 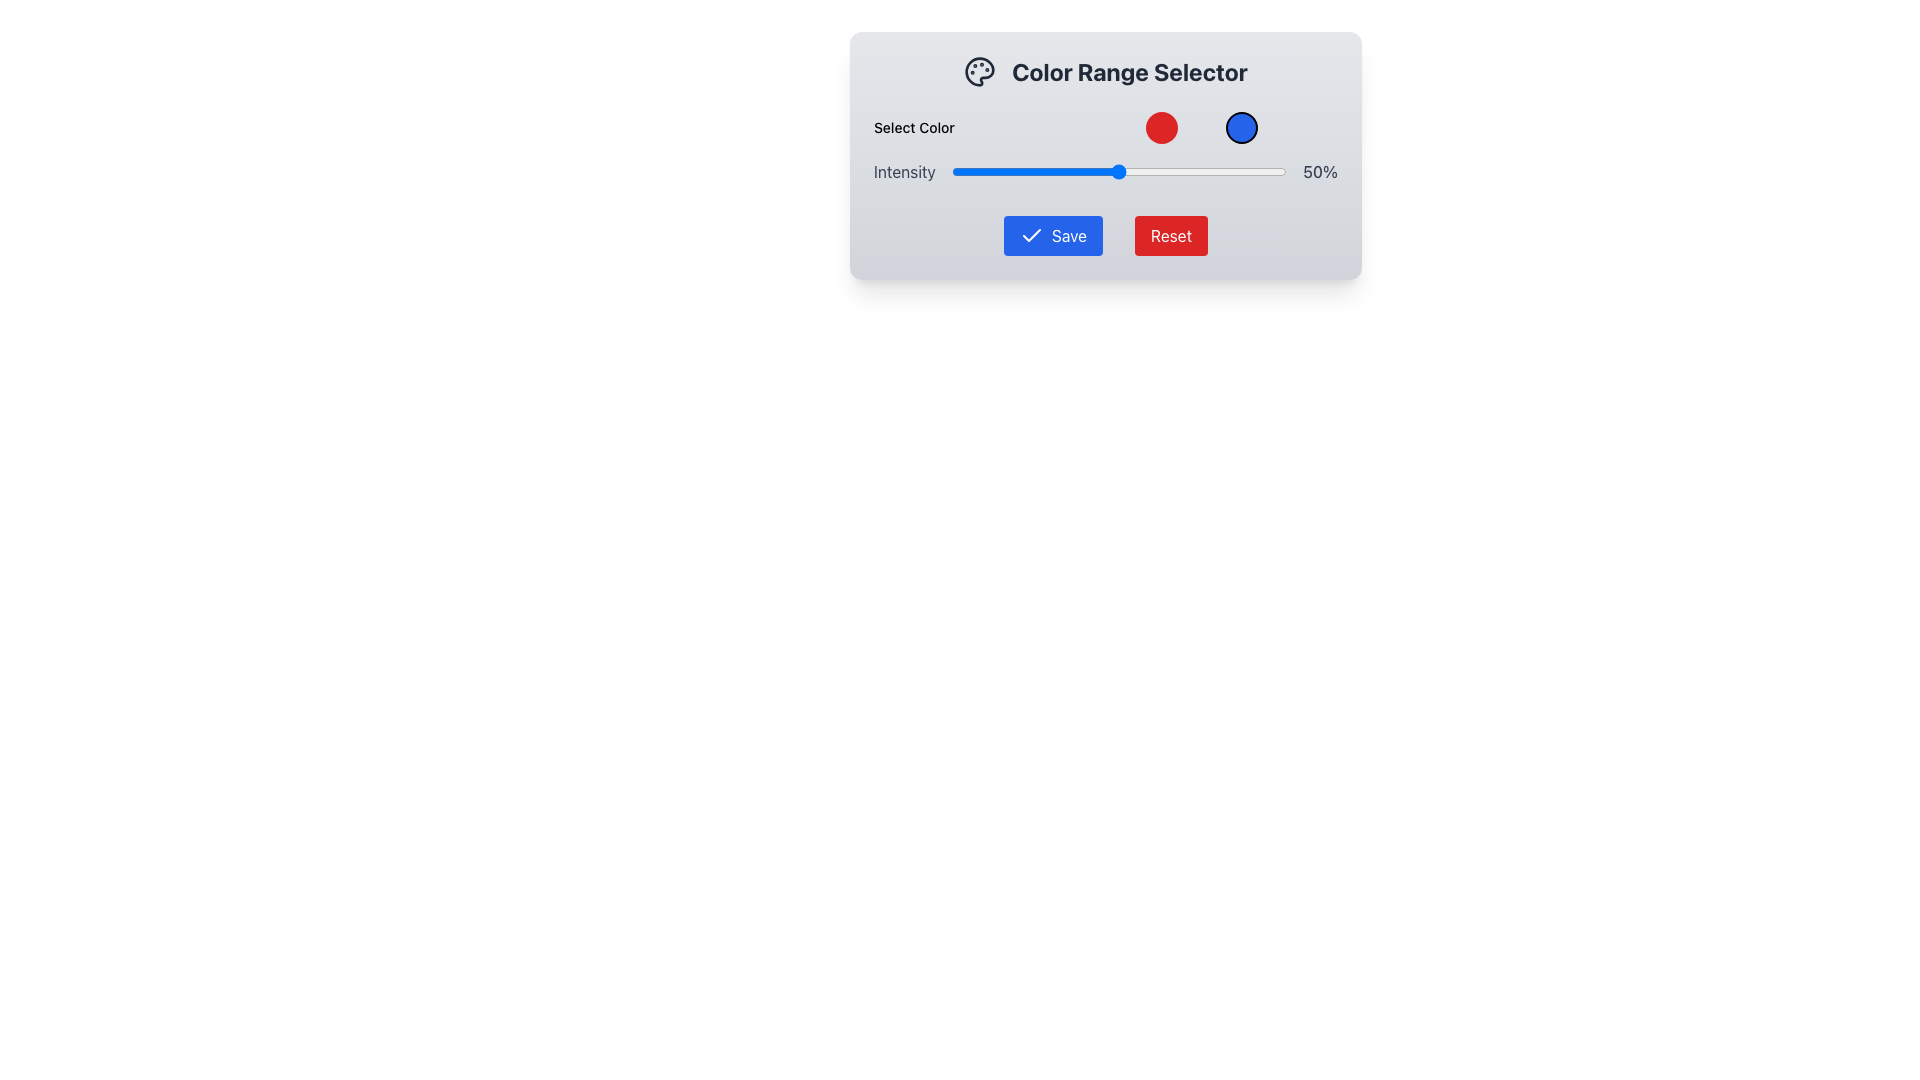 I want to click on small circular palette icon located to the left of the 'Color Range Selector' title text in the header area of the modal dialog for accessibility purposes, so click(x=980, y=71).